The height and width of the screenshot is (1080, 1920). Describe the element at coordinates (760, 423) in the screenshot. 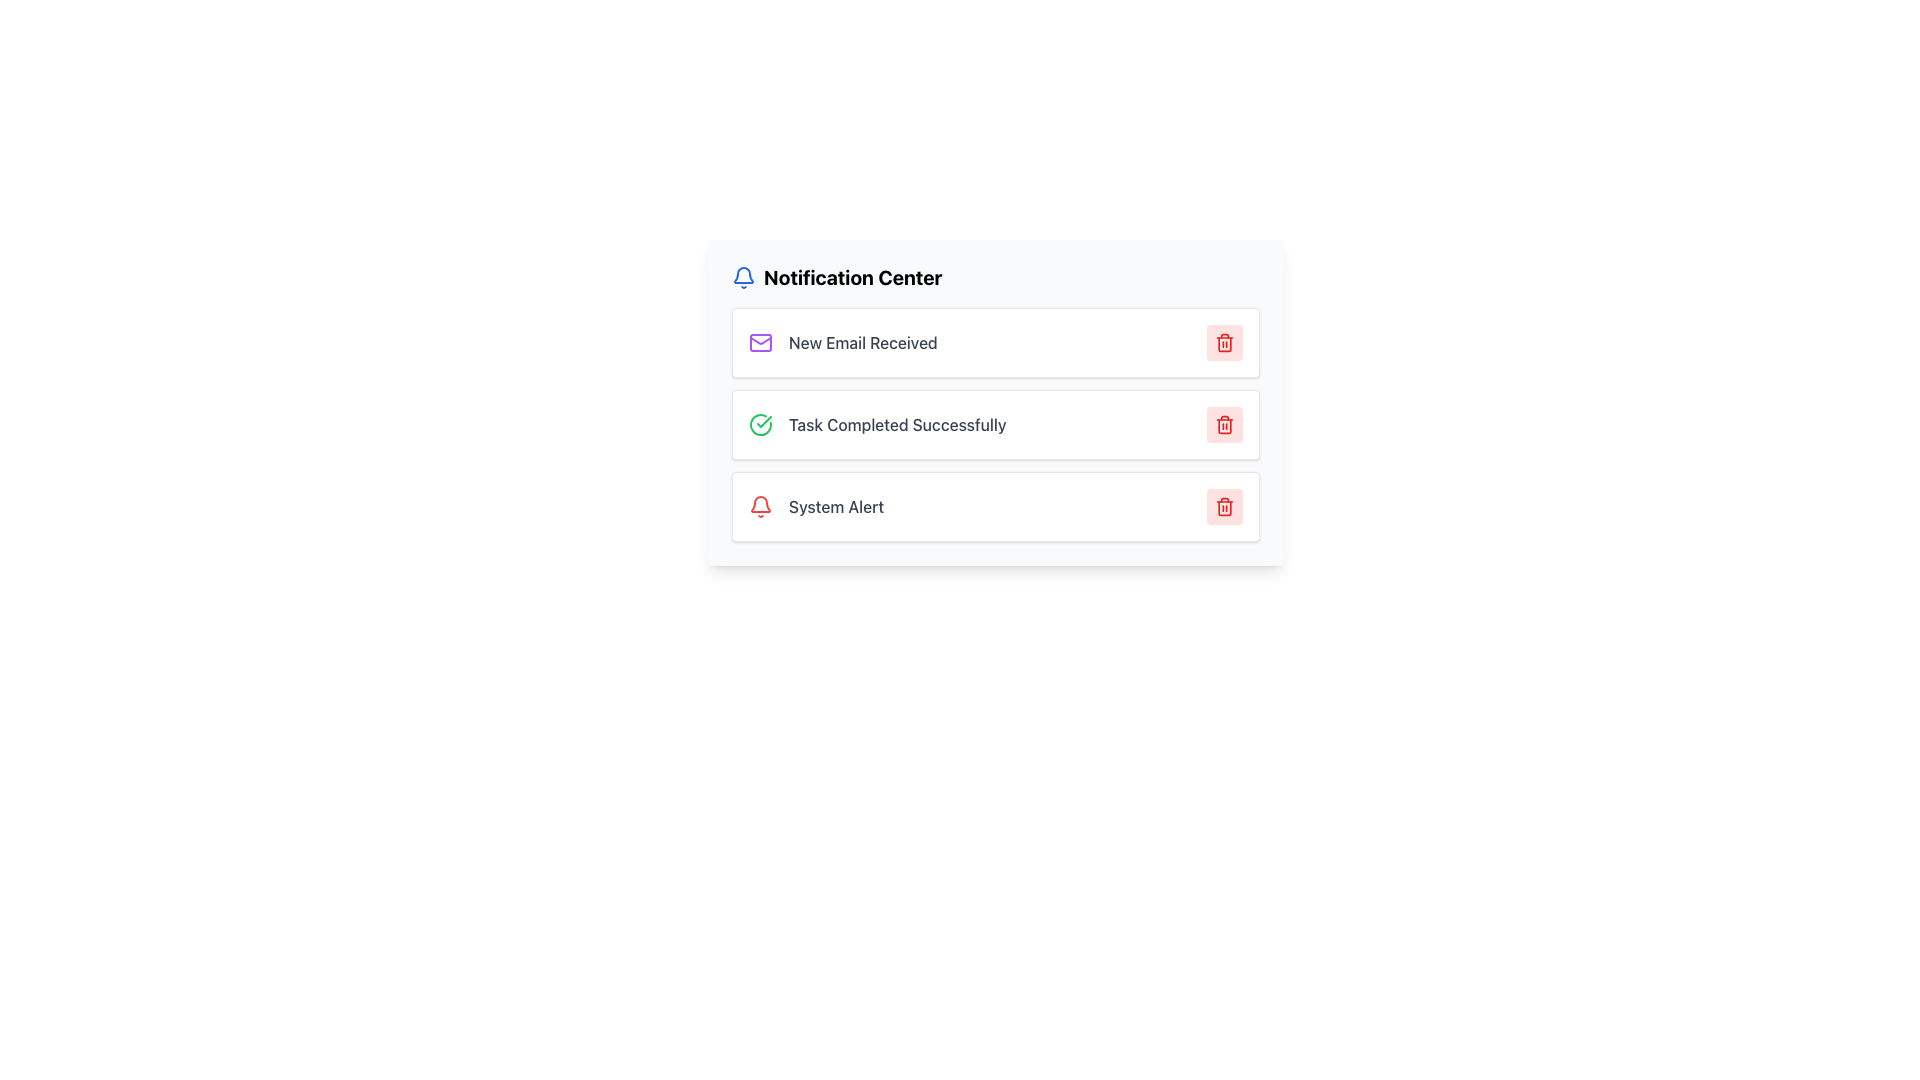

I see `the green check-shaped icon indicating task completion` at that location.